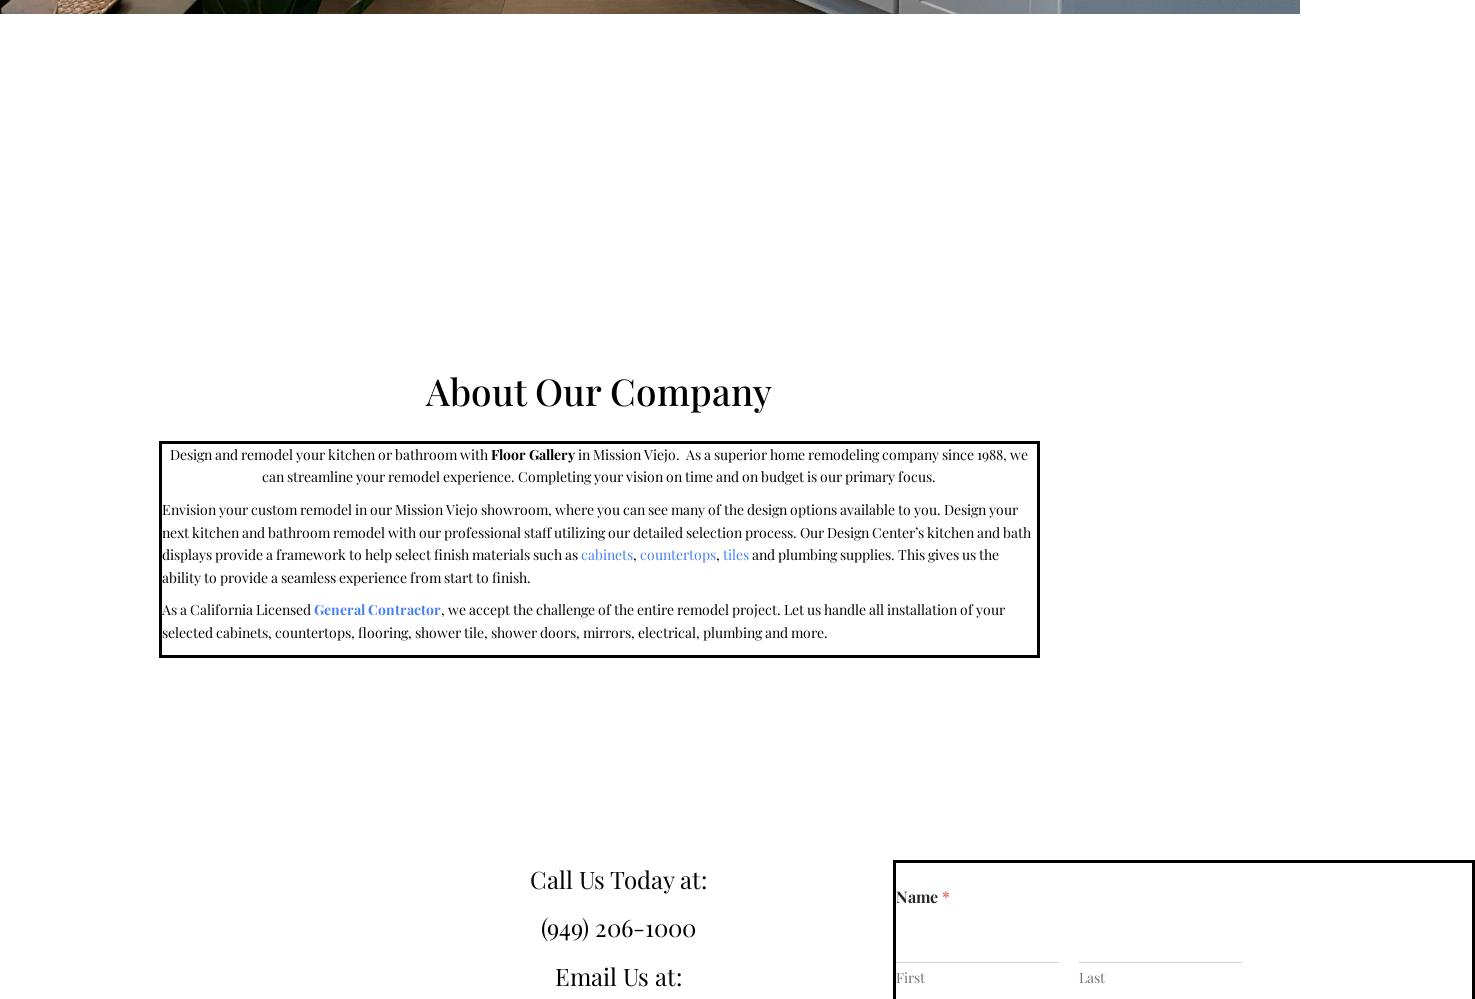 The image size is (1475, 999). What do you see at coordinates (616, 926) in the screenshot?
I see `'(949) 206-1000'` at bounding box center [616, 926].